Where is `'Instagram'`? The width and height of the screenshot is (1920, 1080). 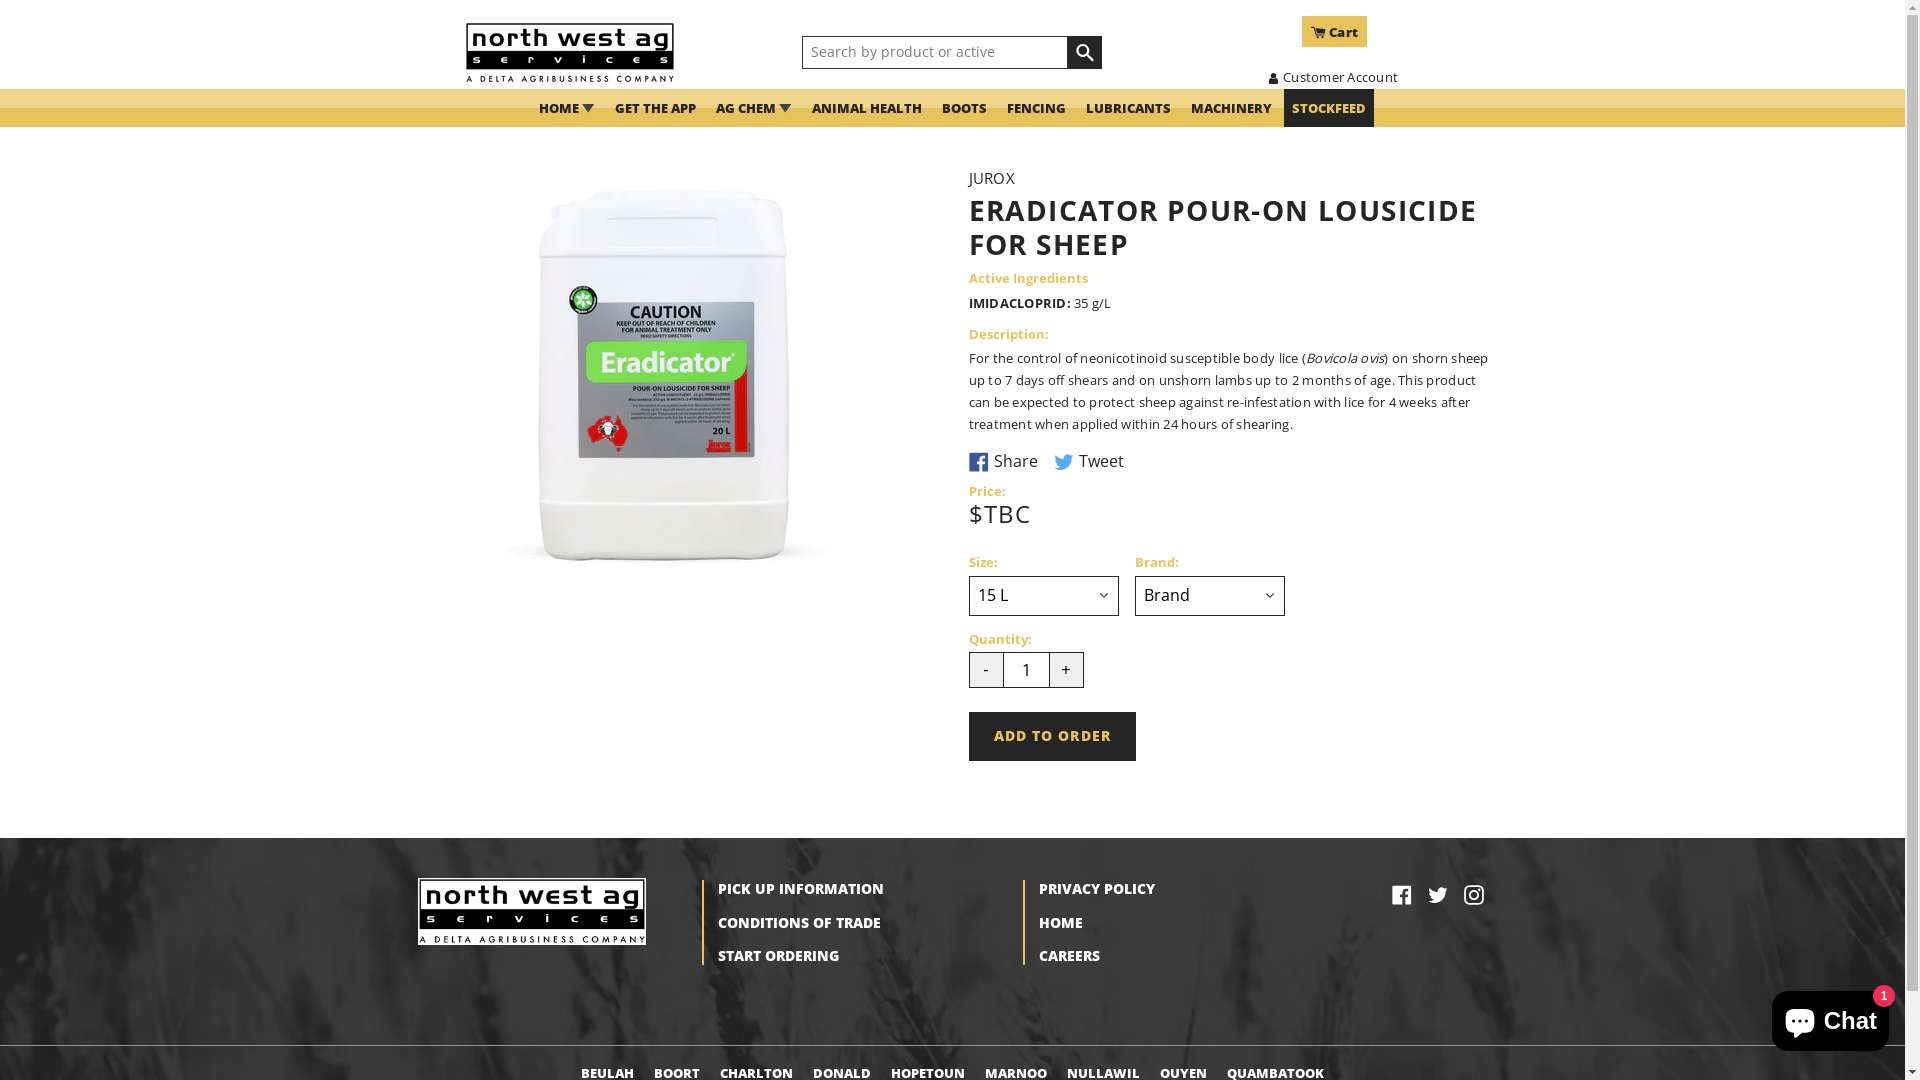 'Instagram' is located at coordinates (1473, 892).